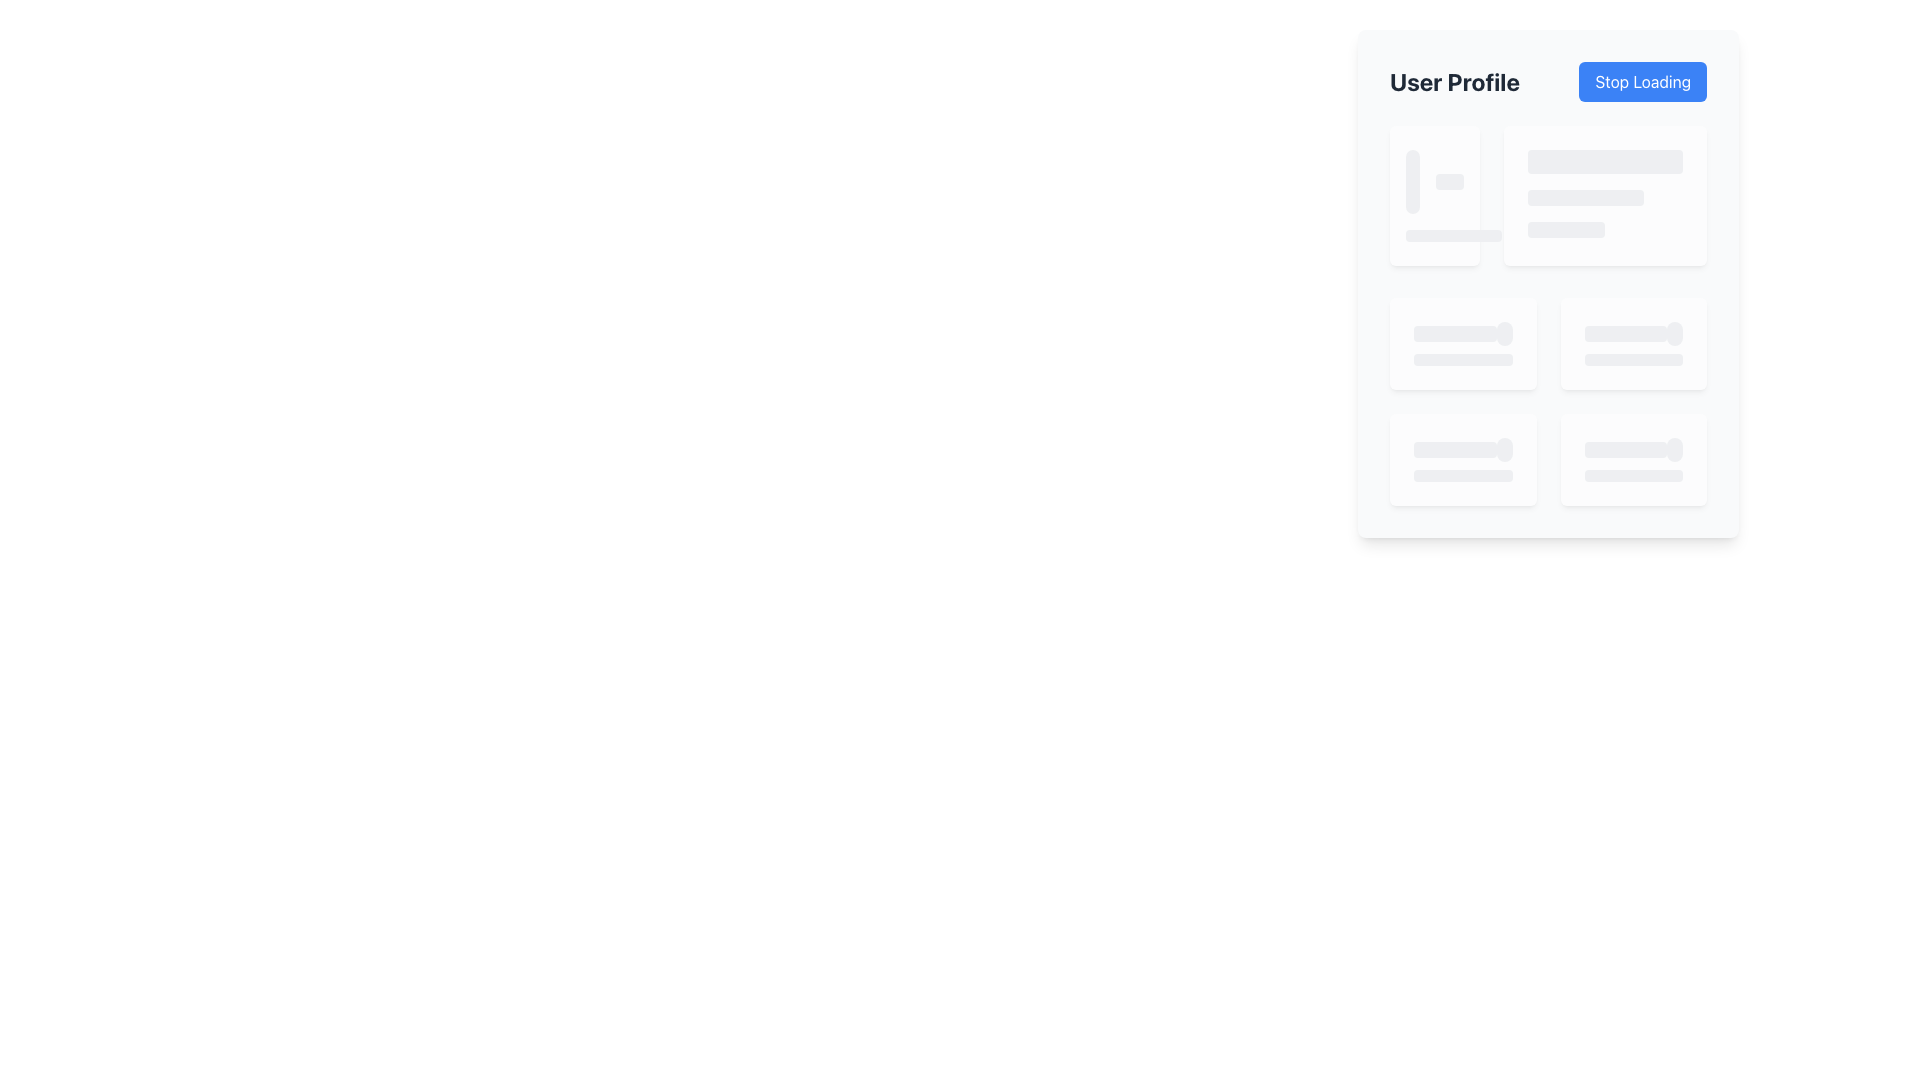 This screenshot has width=1920, height=1080. Describe the element at coordinates (1454, 234) in the screenshot. I see `the horizontally oriented gray-colored placeholder bar located at the bottom of the card, which has rounded ends and a light gray background` at that location.